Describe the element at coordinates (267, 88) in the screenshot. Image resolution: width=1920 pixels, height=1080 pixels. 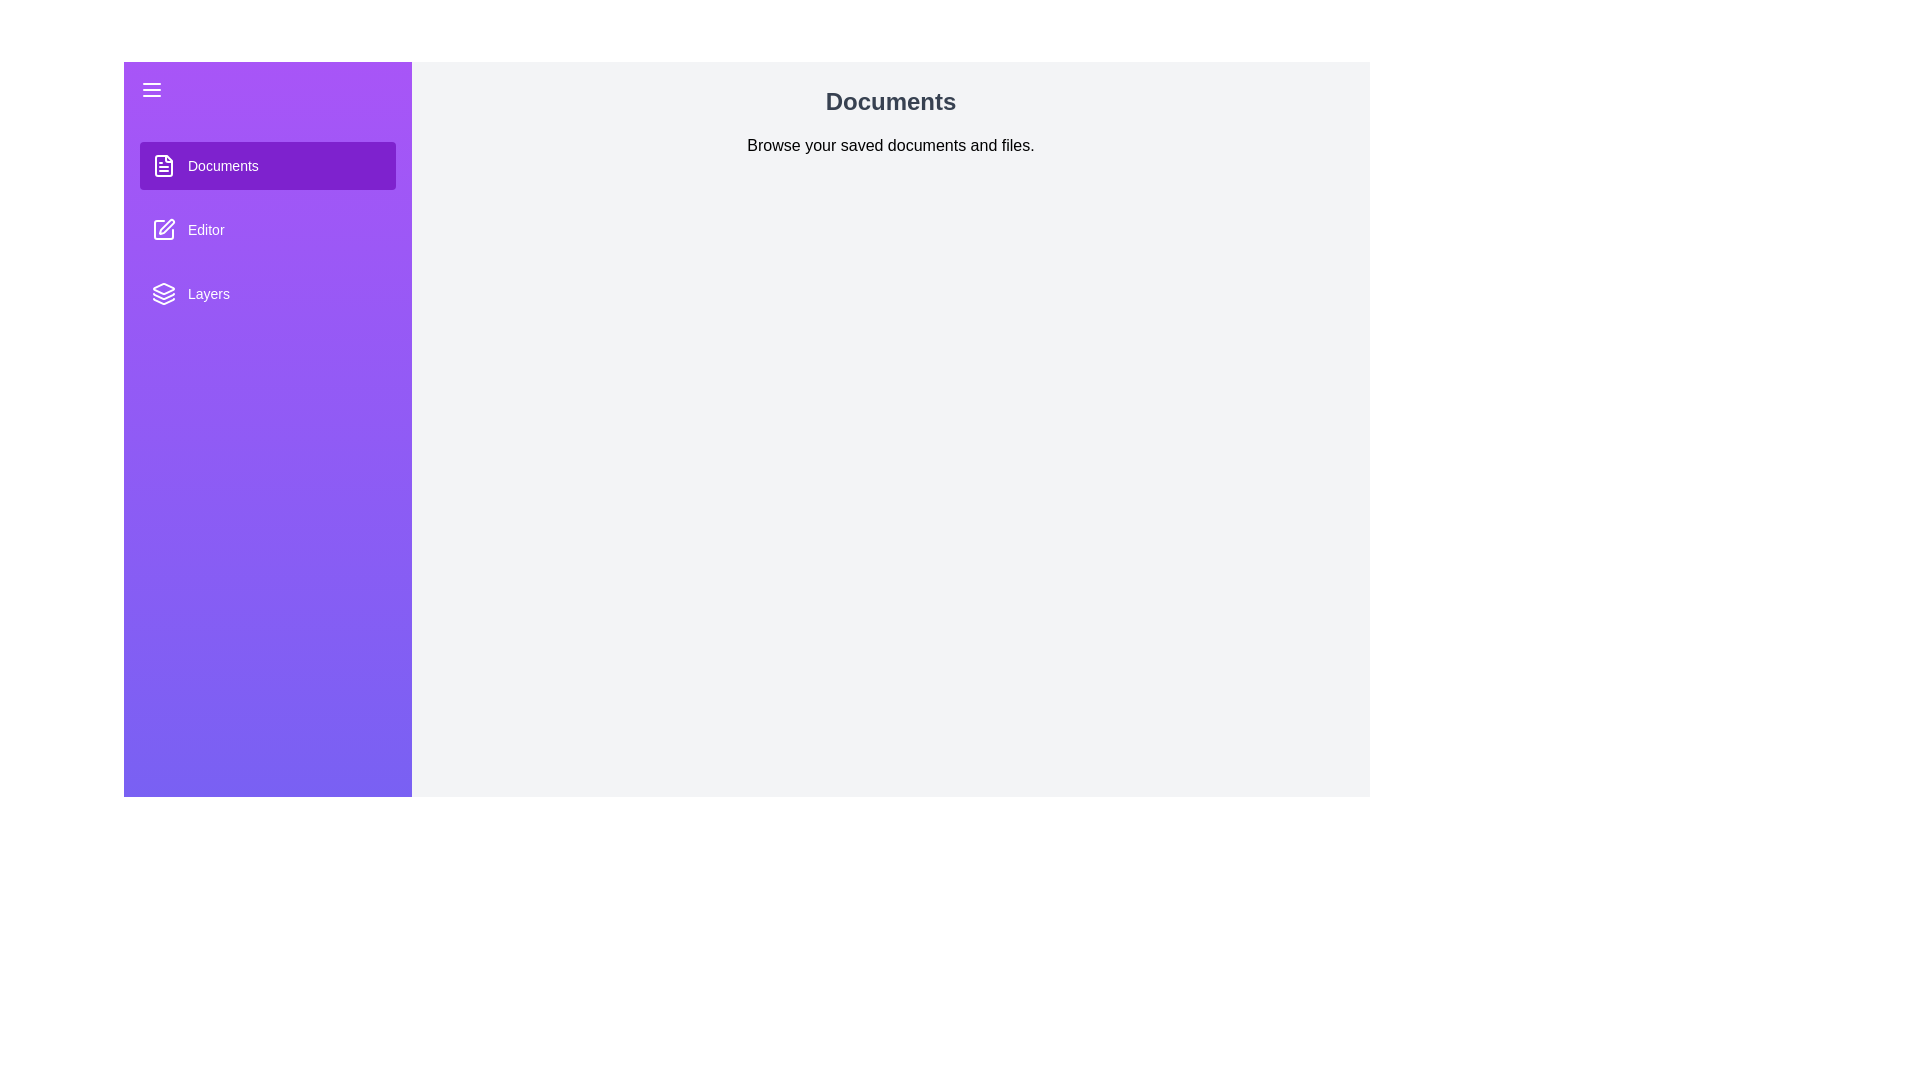
I see `toggle button to change the drawer state` at that location.